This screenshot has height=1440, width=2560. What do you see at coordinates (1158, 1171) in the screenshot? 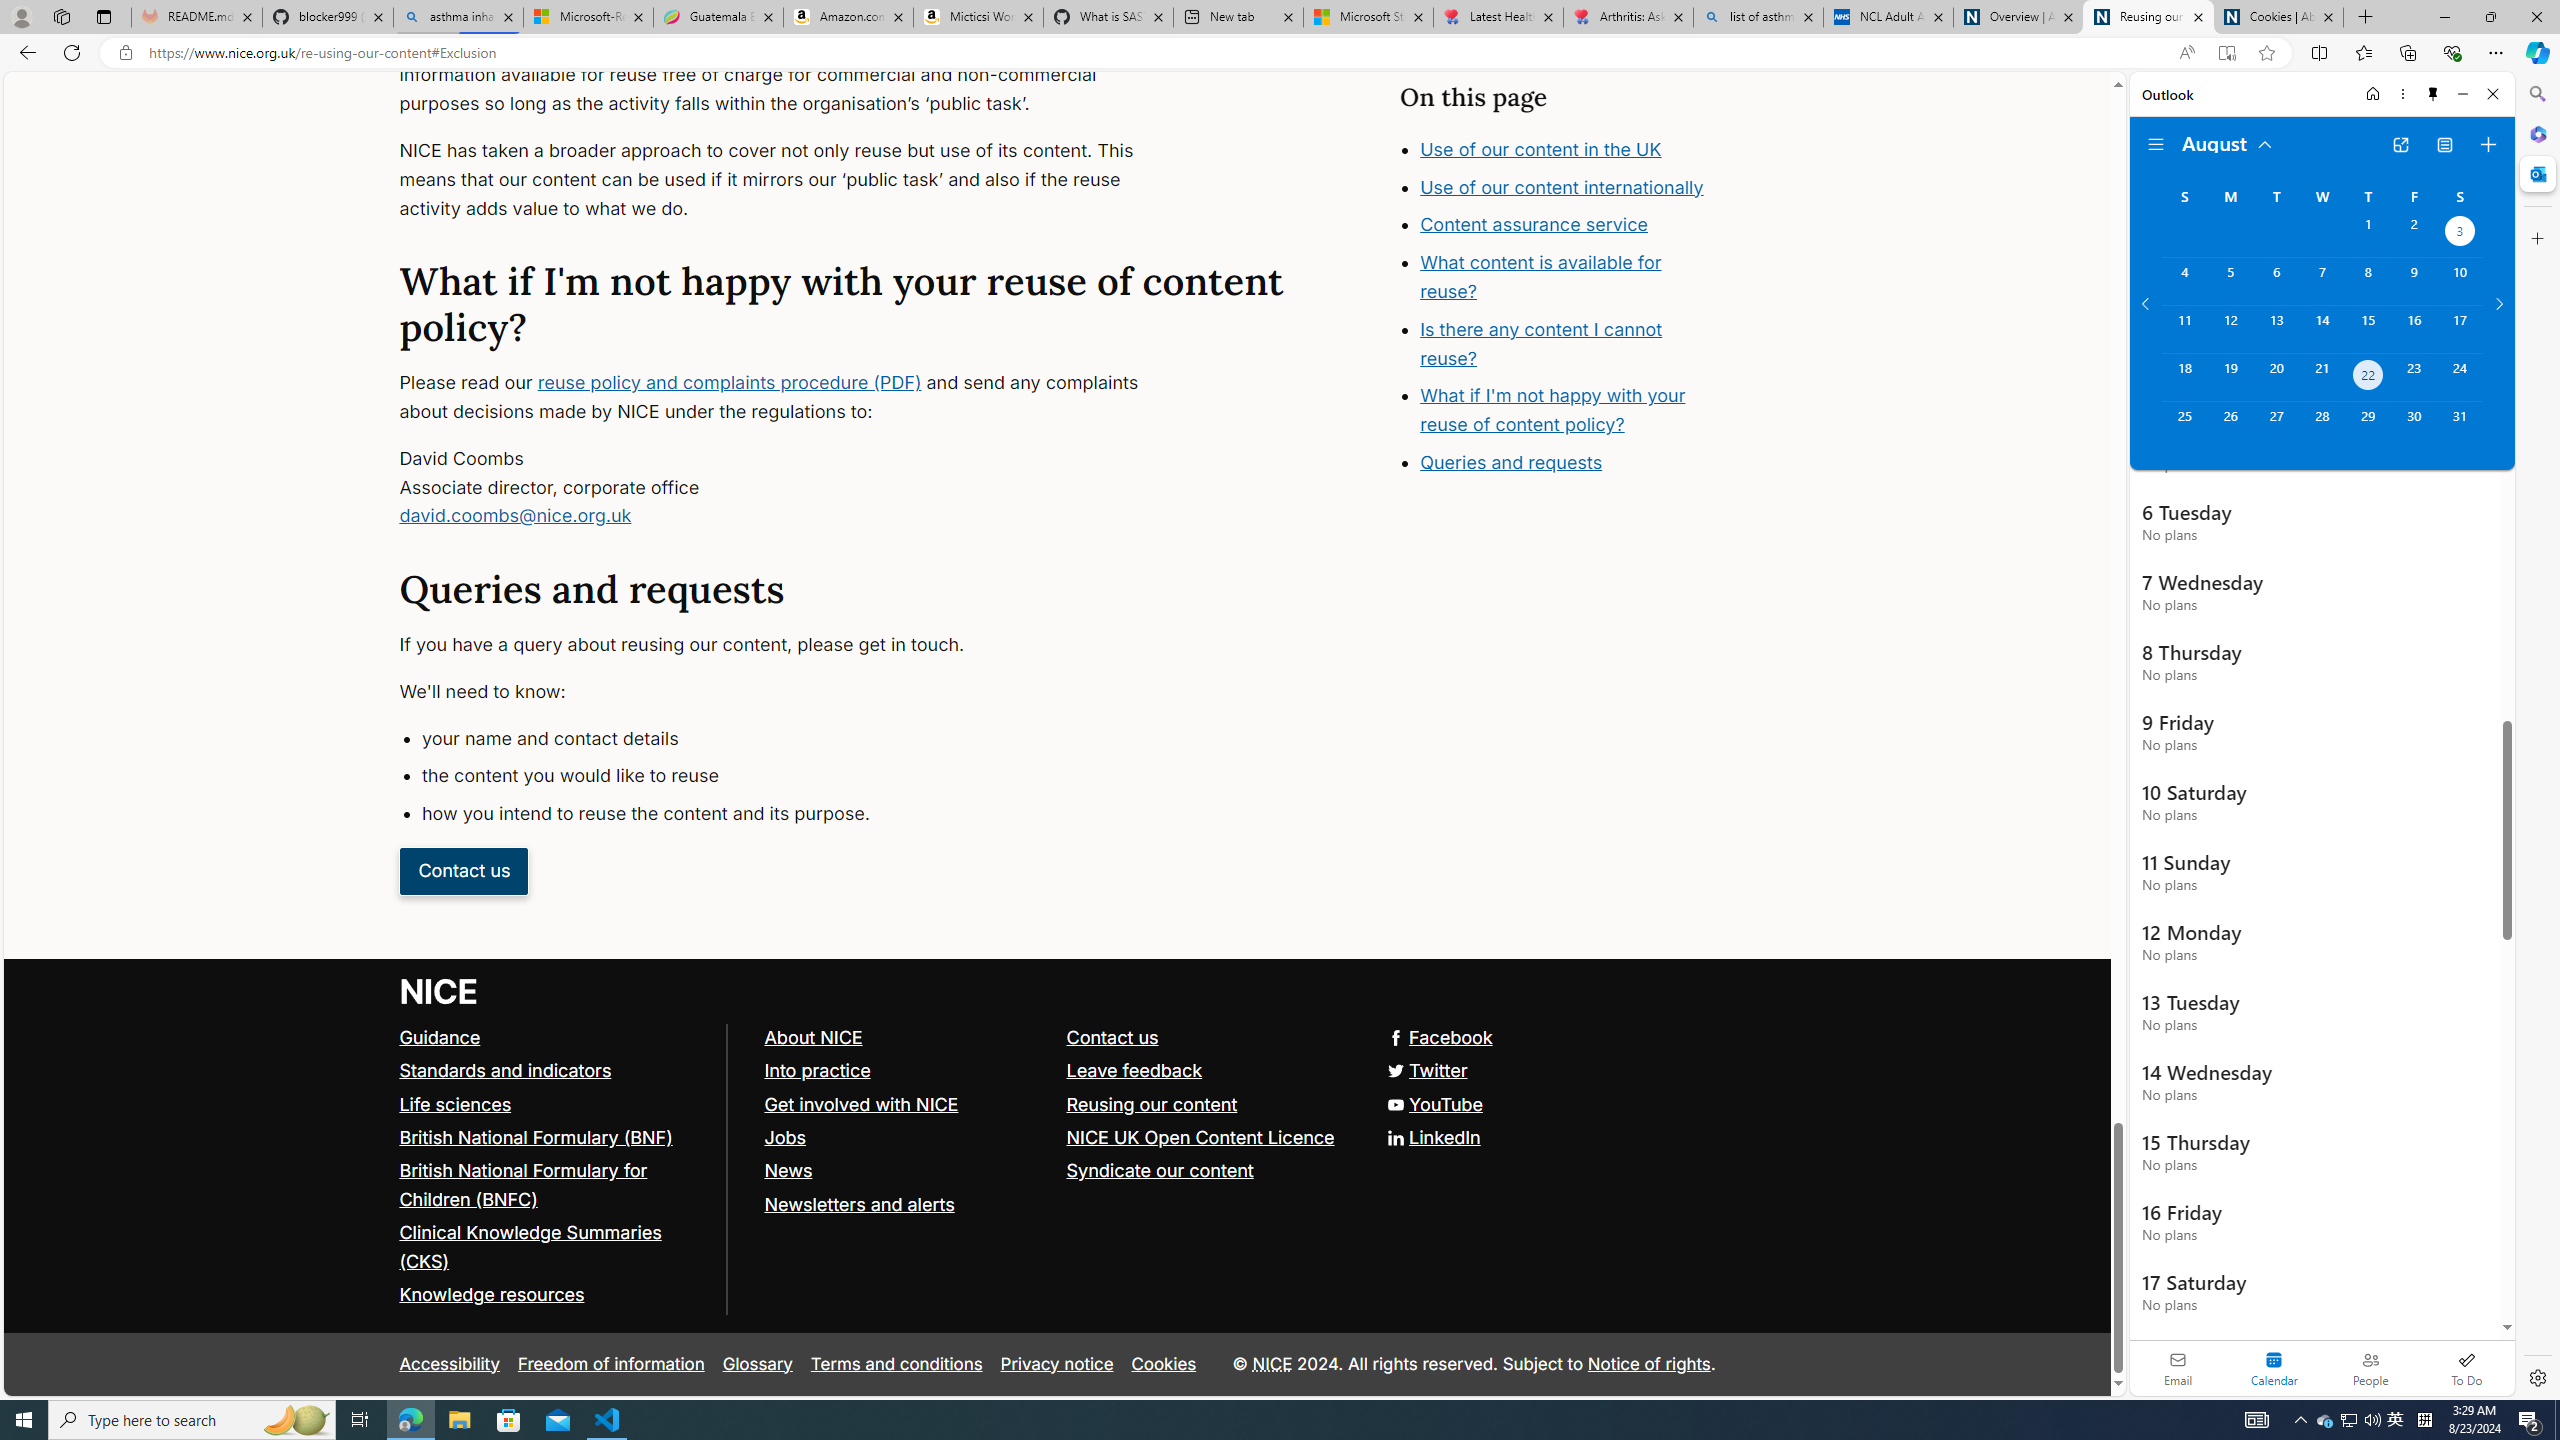
I see `'Syndicate our content'` at bounding box center [1158, 1171].